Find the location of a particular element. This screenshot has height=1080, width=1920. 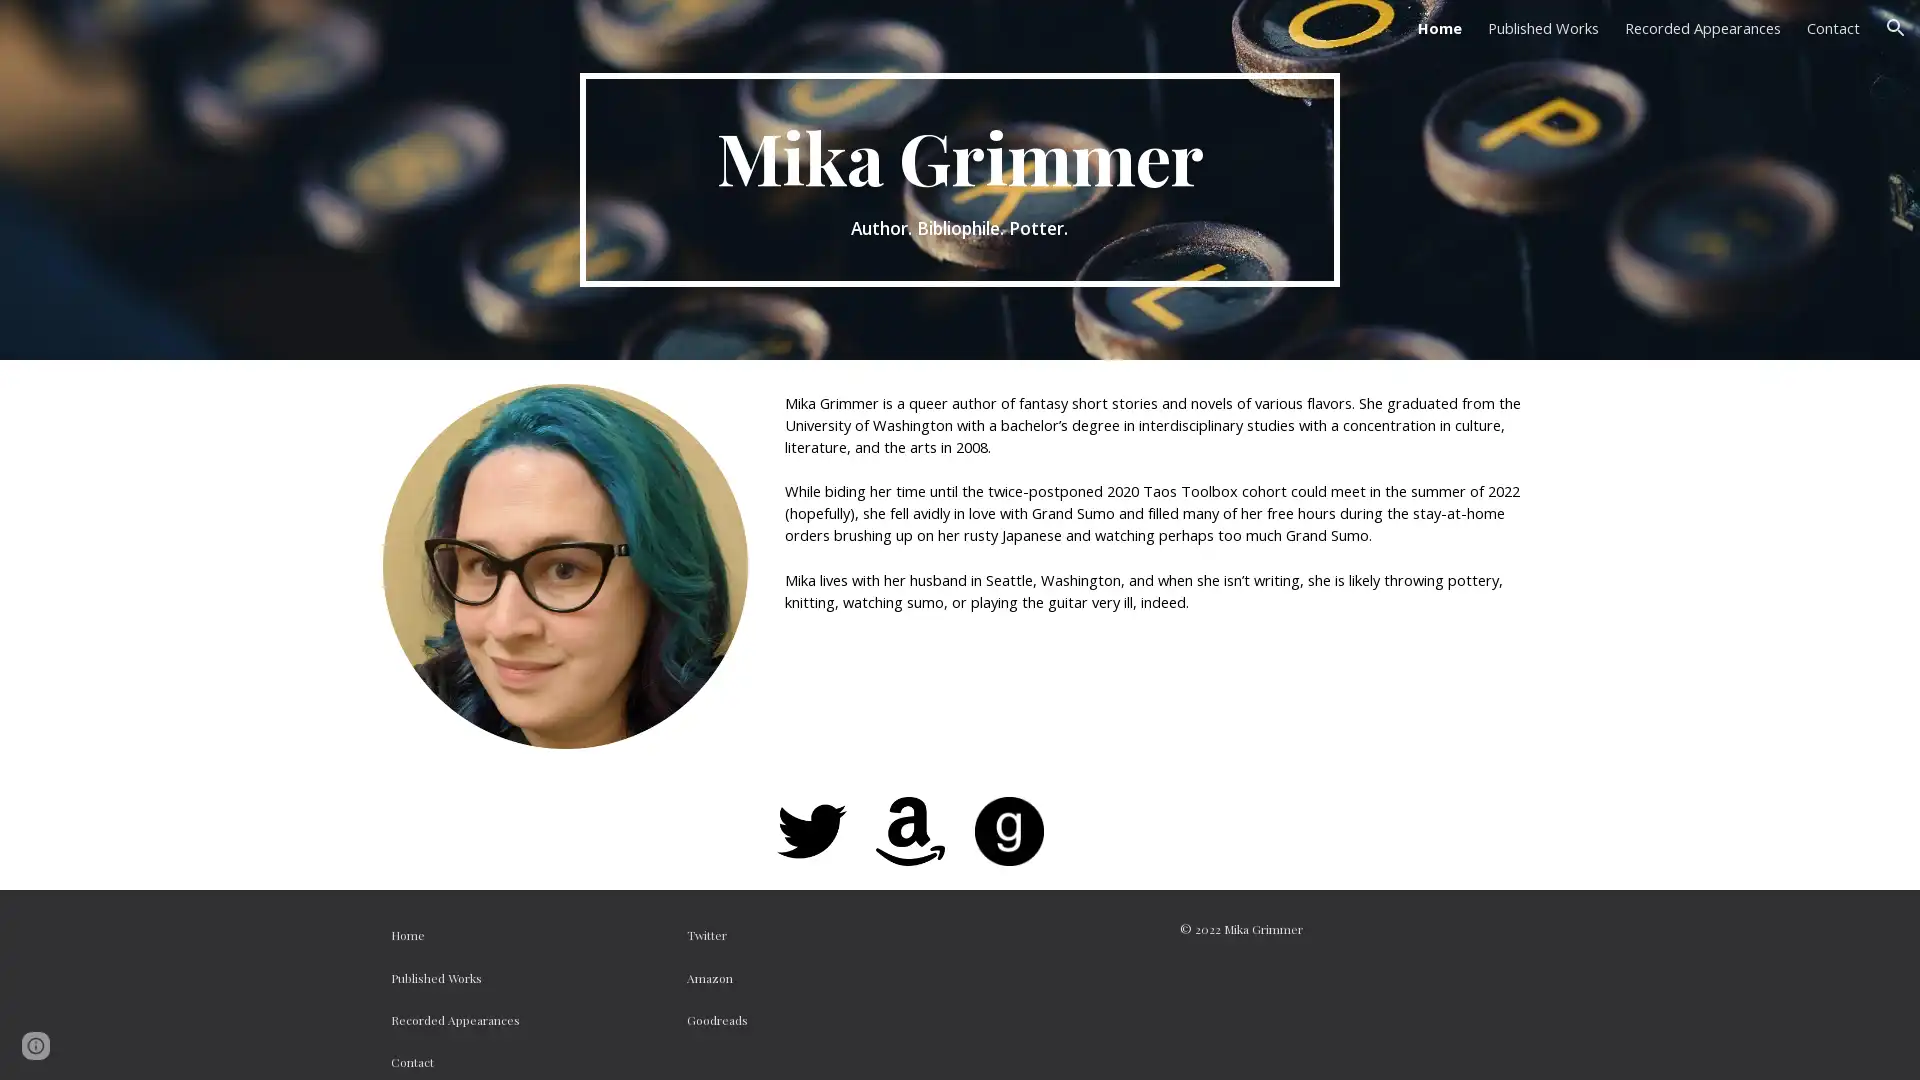

Report abuse is located at coordinates (183, 1044).